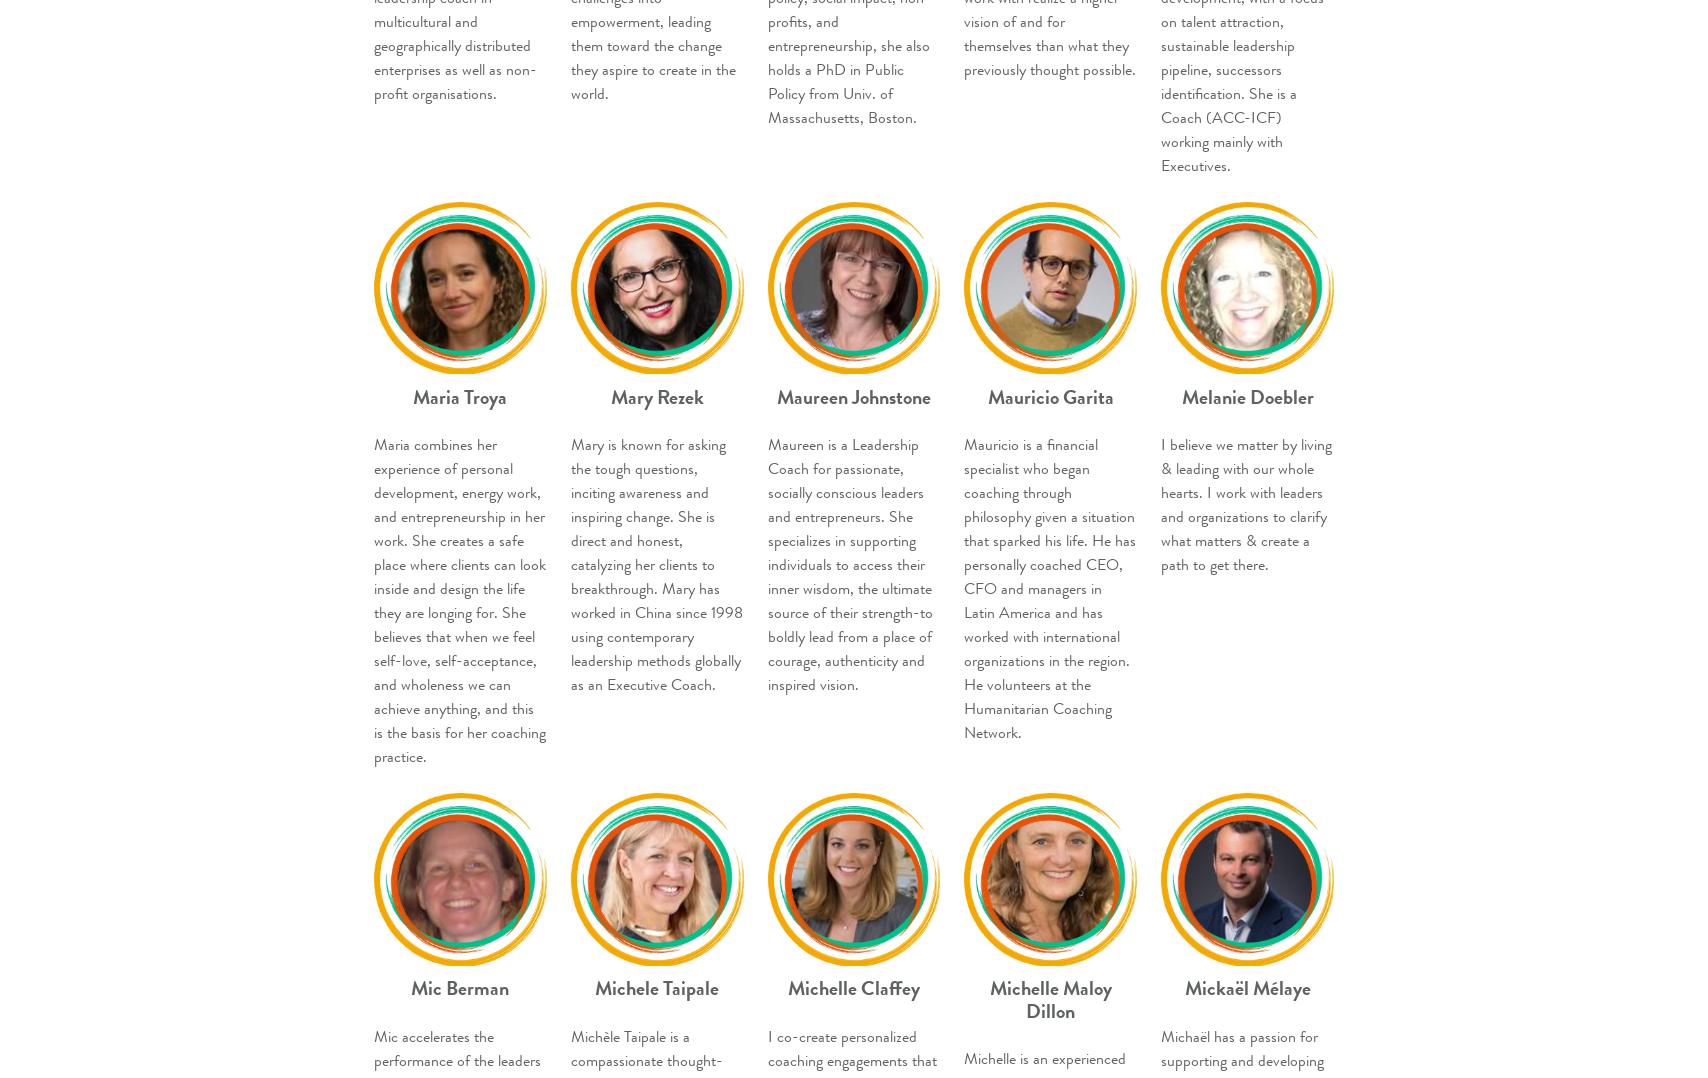  Describe the element at coordinates (459, 600) in the screenshot. I see `'Maria combines her experience of personal development, energy work, and entrepreneurship in her work. She creates a safe place where clients can look inside and design the life they are longing for. She believes that when we feel self-love, self-acceptance, and wholeness we can achieve anything, and this is the basis for her coaching practice.'` at that location.